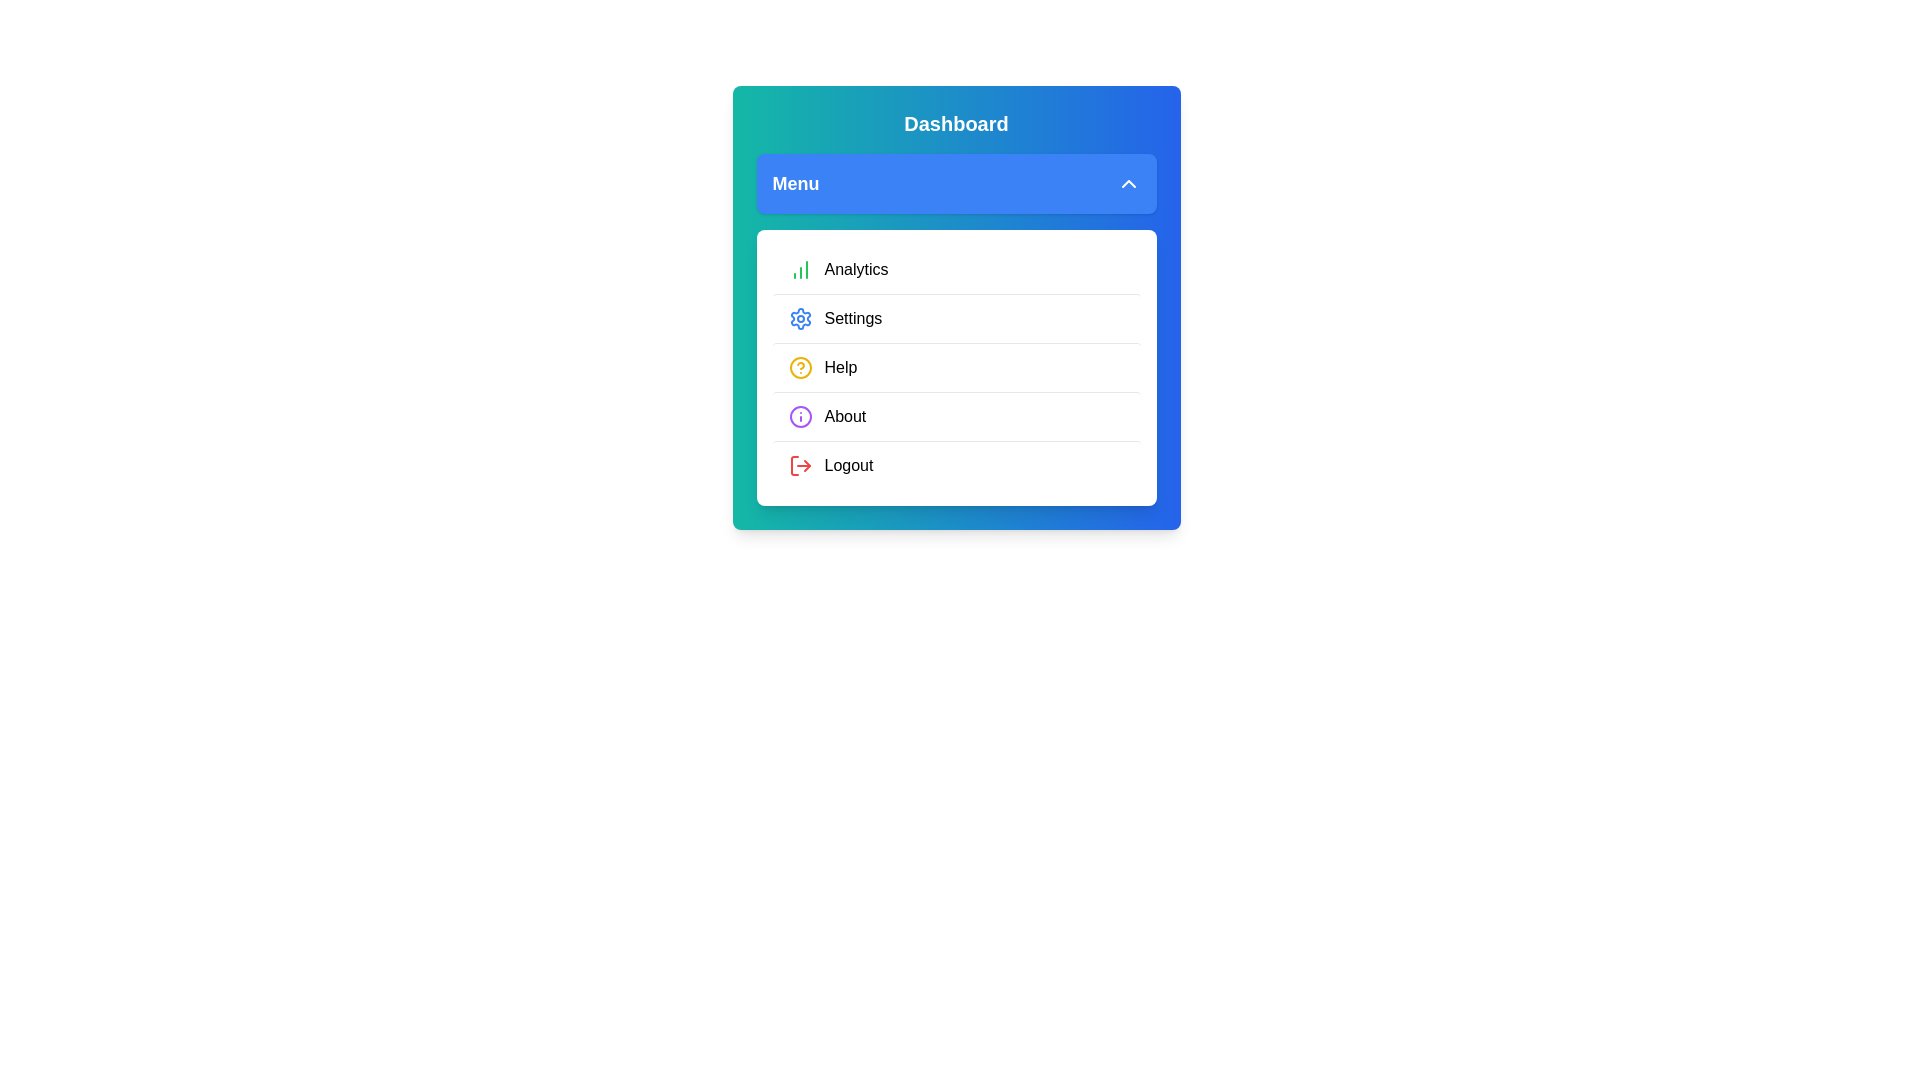  Describe the element at coordinates (955, 184) in the screenshot. I see `the menu toggle button located directly below the 'Dashboard' title` at that location.